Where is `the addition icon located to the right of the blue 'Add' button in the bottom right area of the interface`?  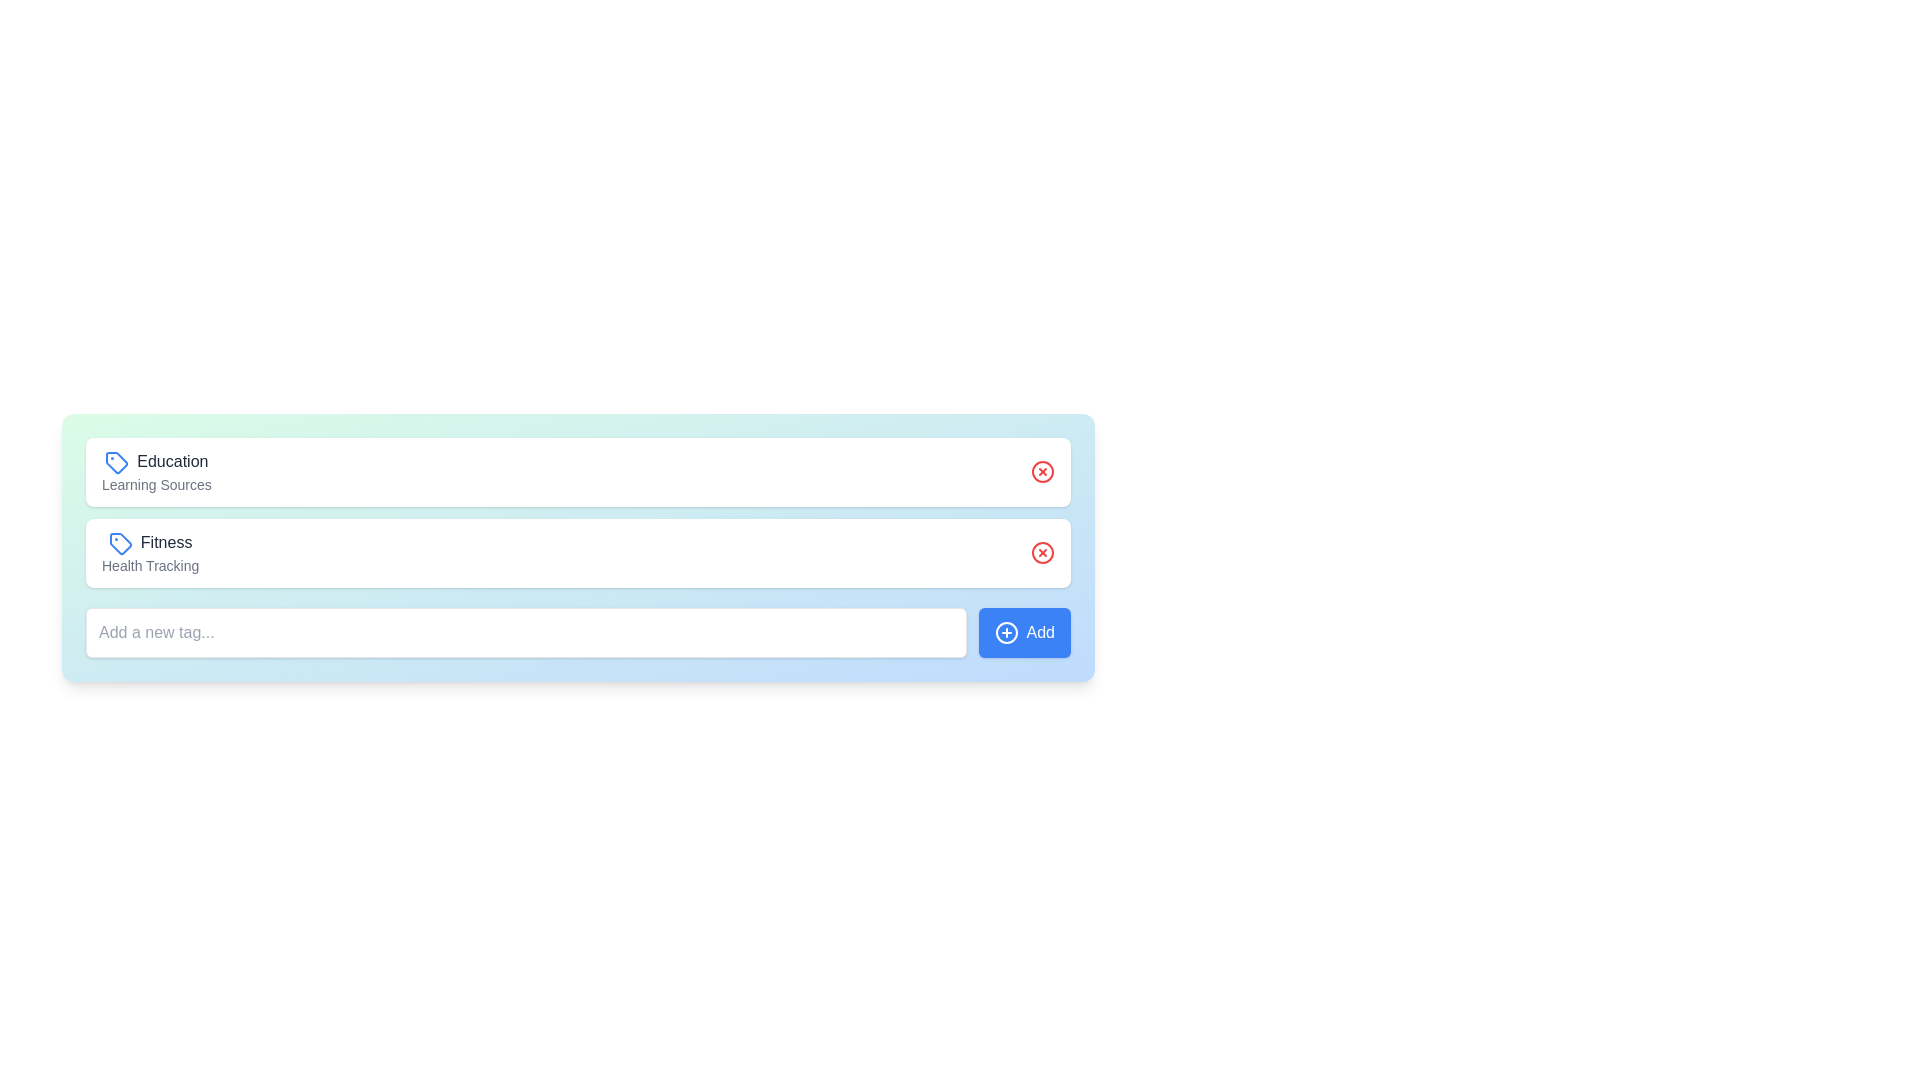 the addition icon located to the right of the blue 'Add' button in the bottom right area of the interface is located at coordinates (1006, 632).